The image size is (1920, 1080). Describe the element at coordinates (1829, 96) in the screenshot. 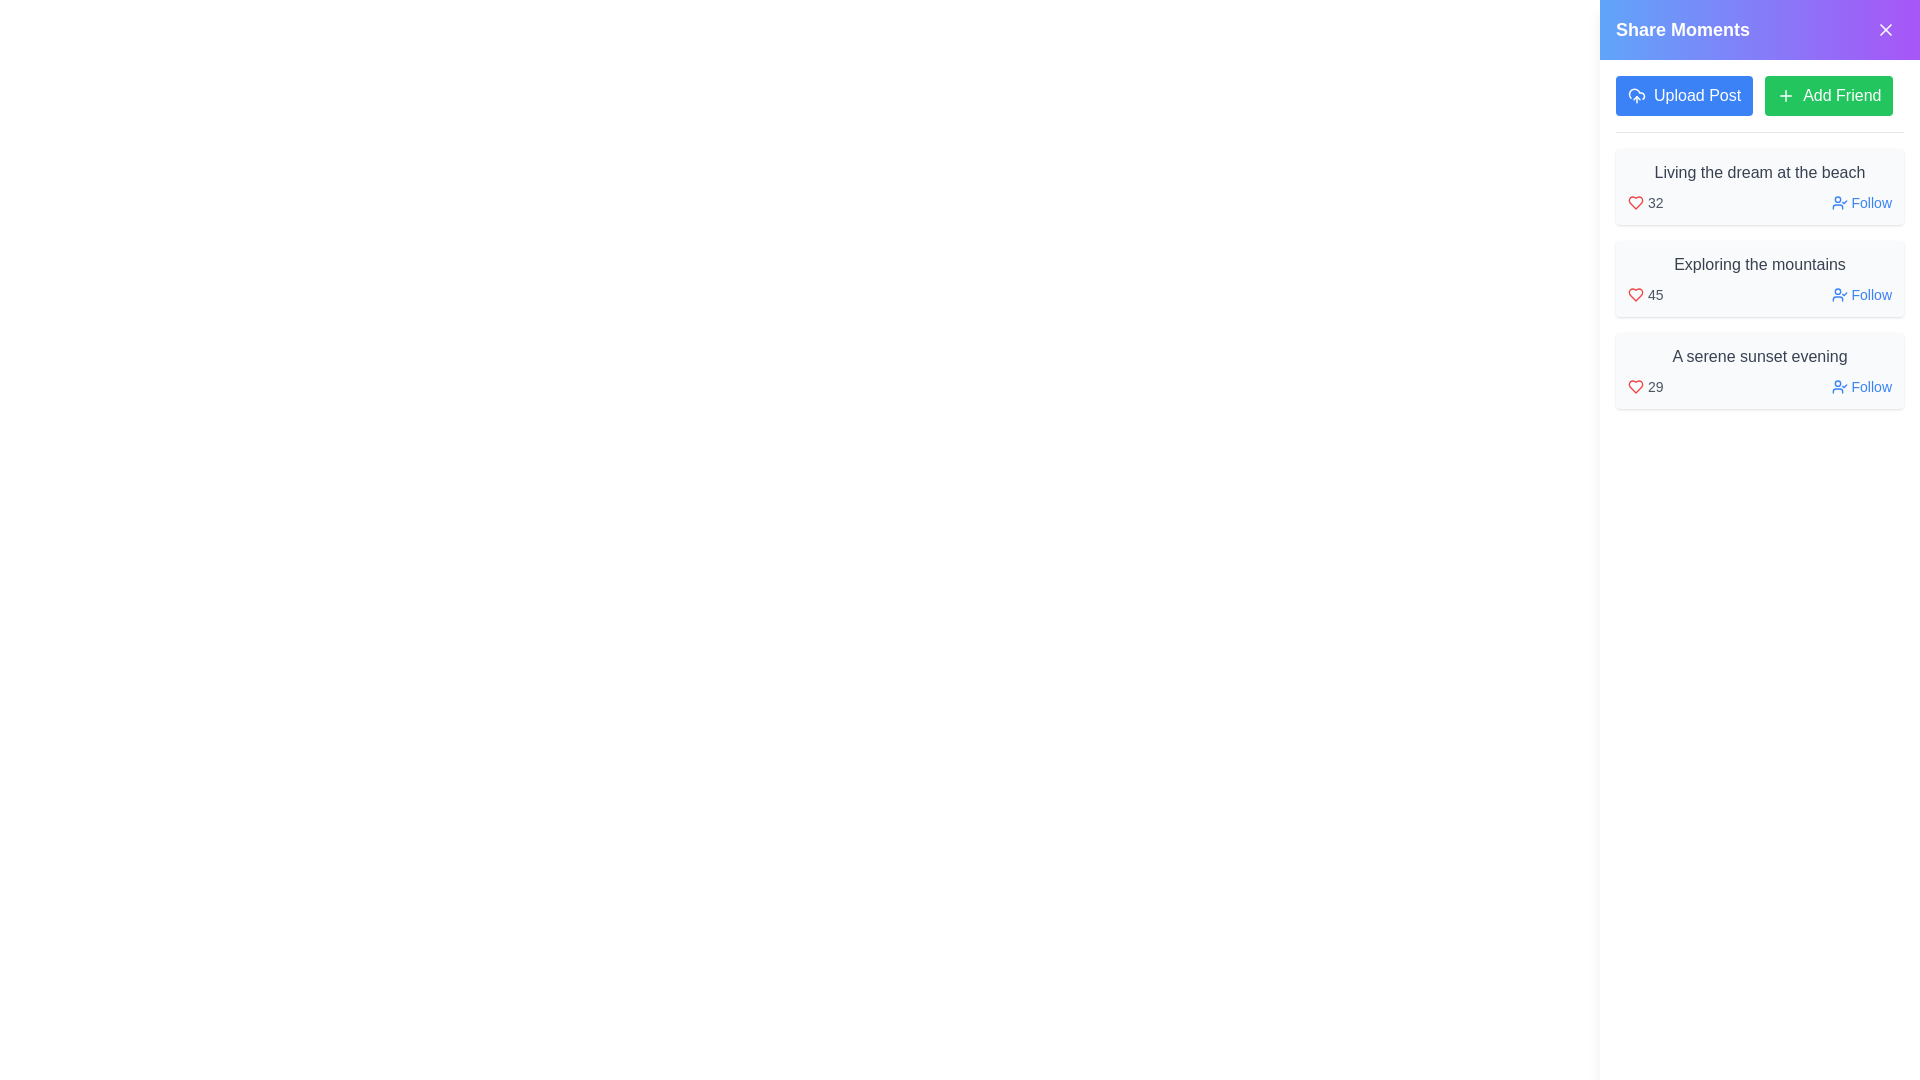

I see `the 'Add Friend' button located in the top section of the vertical panel on the right side of the interface` at that location.